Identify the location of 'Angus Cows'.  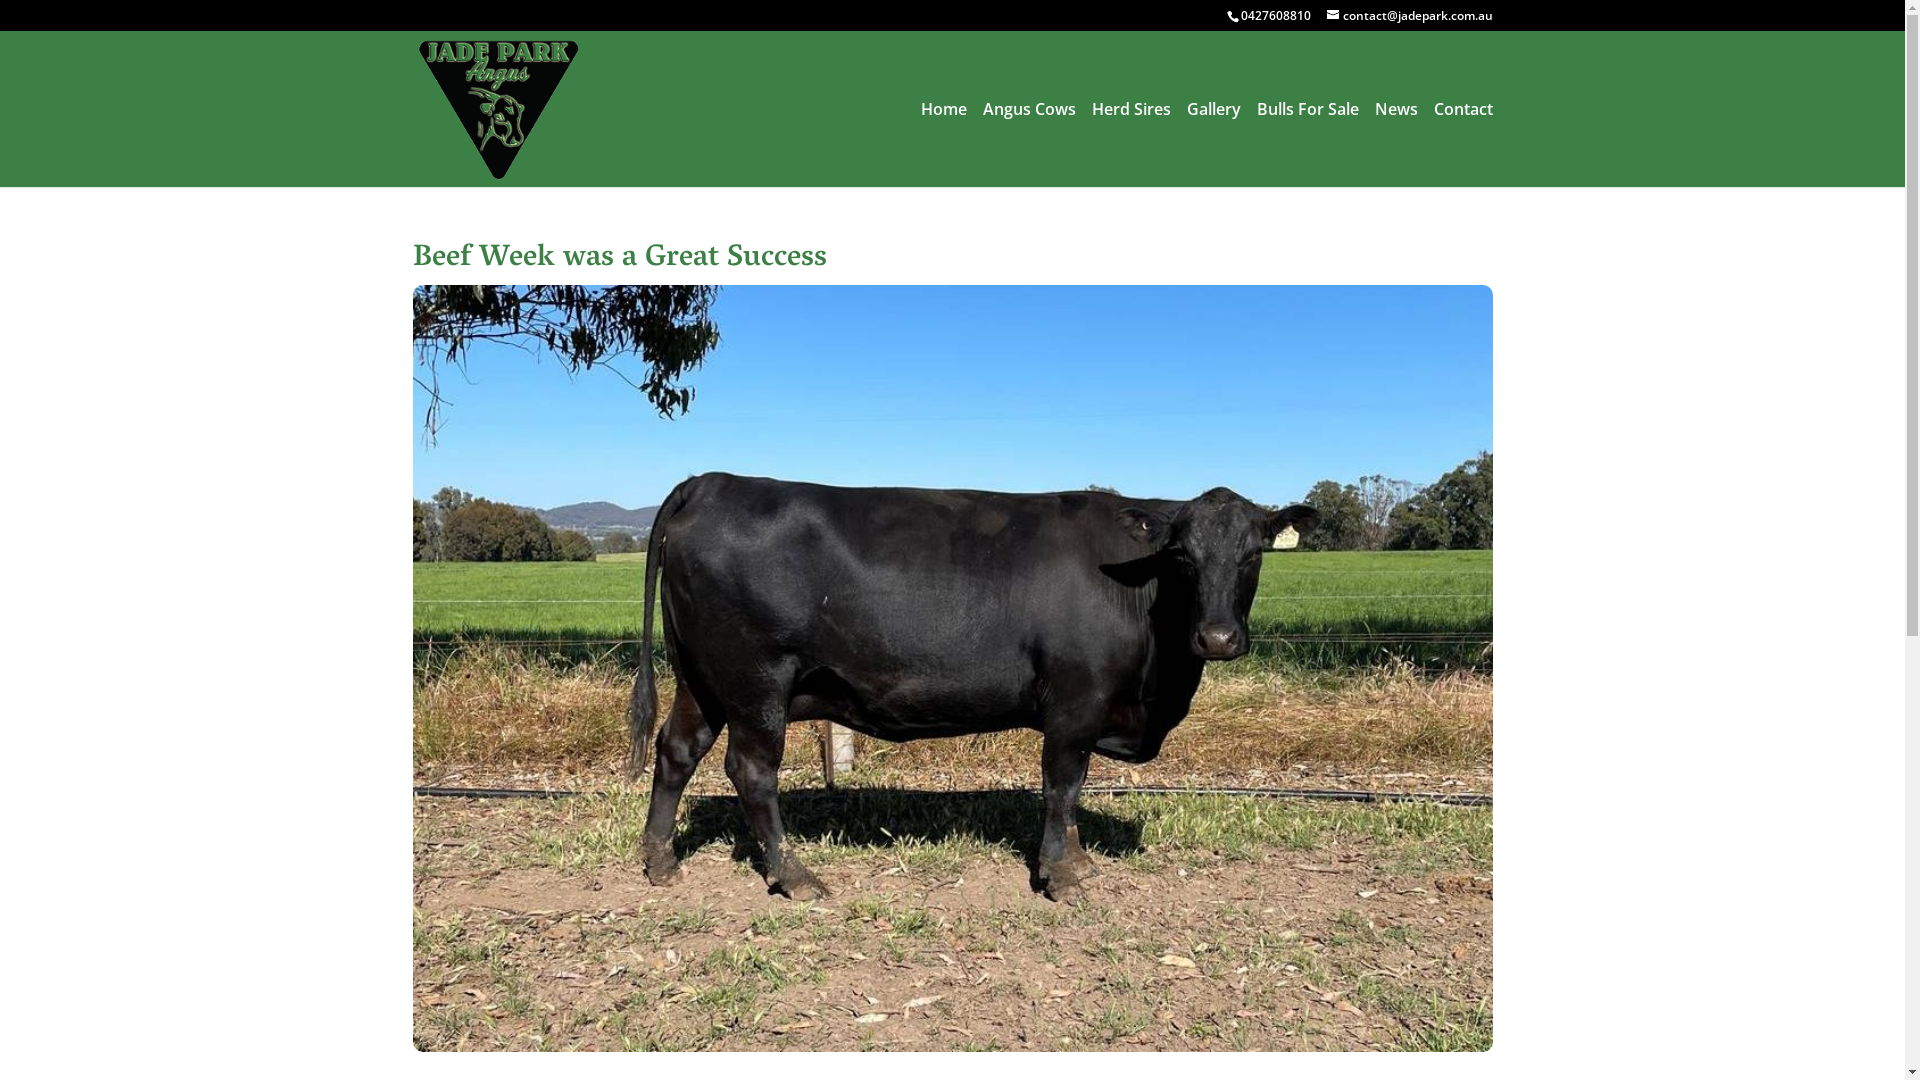
(1028, 143).